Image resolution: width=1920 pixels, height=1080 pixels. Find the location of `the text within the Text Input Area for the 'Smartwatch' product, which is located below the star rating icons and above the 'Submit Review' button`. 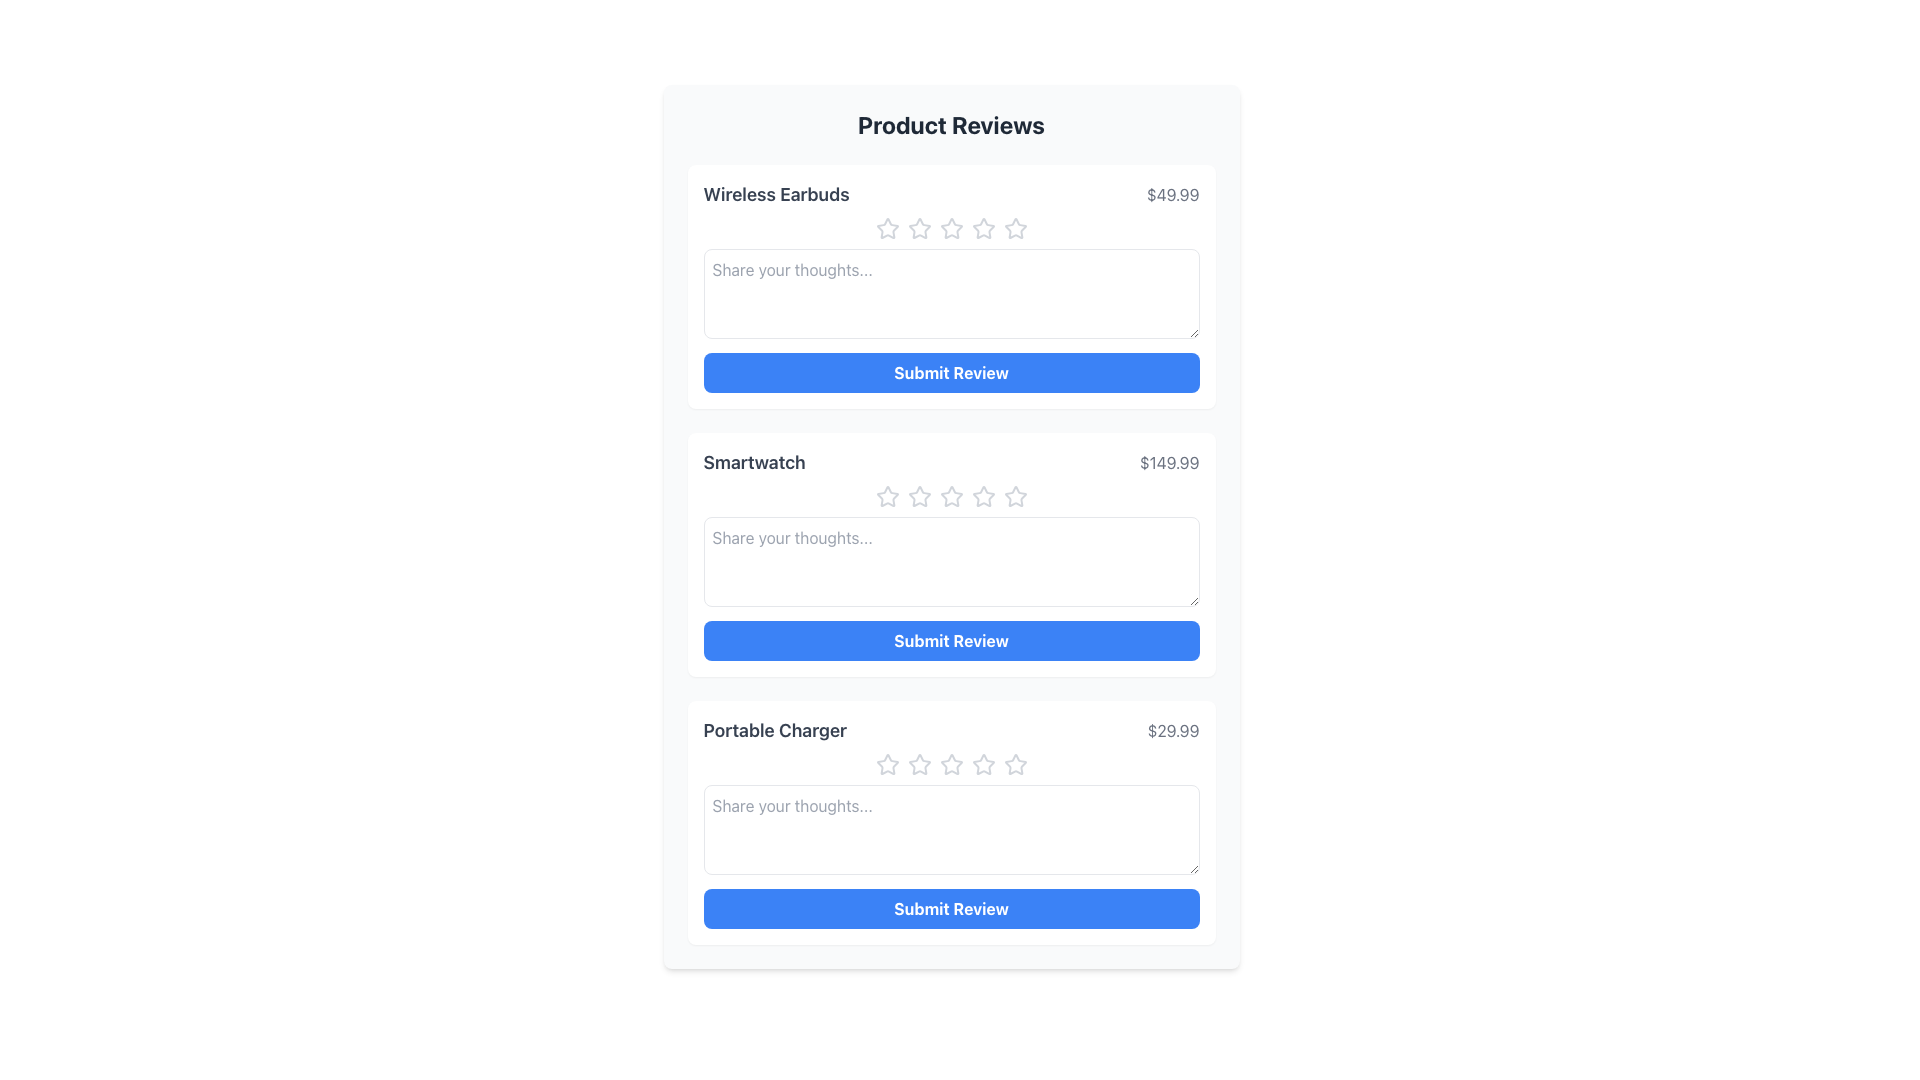

the text within the Text Input Area for the 'Smartwatch' product, which is located below the star rating icons and above the 'Submit Review' button is located at coordinates (950, 562).